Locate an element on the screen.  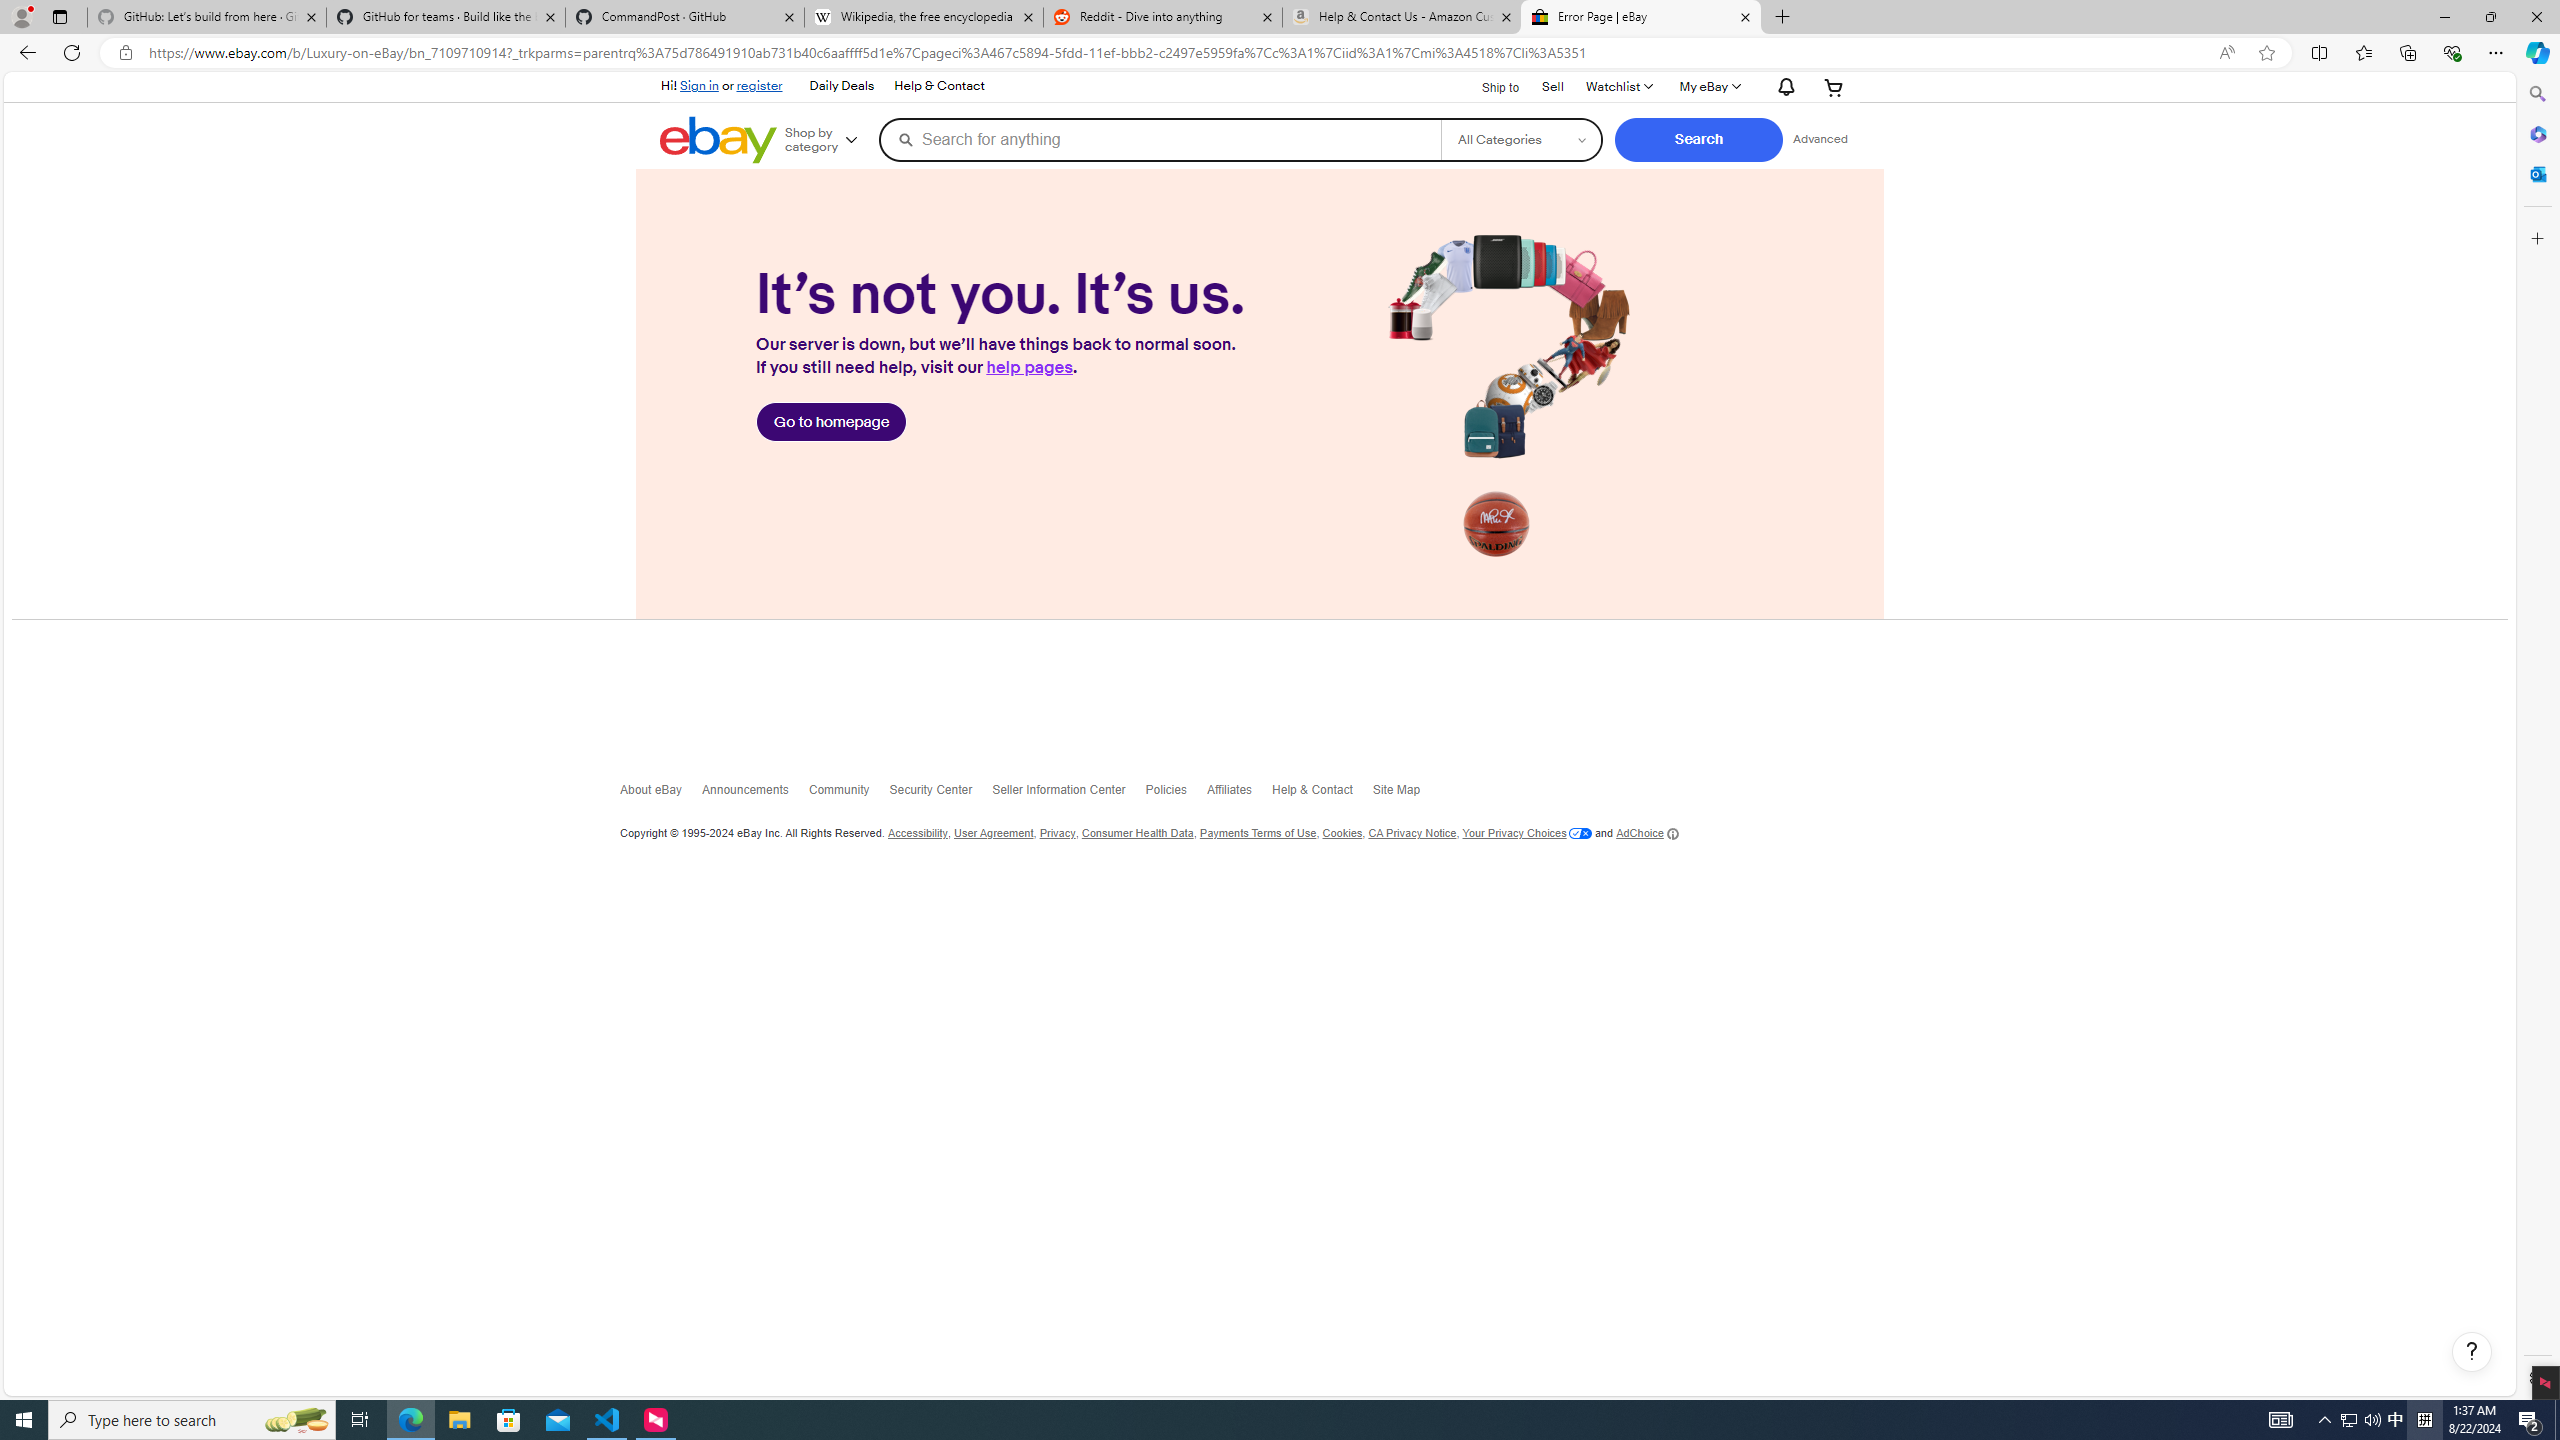
'Your shopping cart' is located at coordinates (1834, 87).